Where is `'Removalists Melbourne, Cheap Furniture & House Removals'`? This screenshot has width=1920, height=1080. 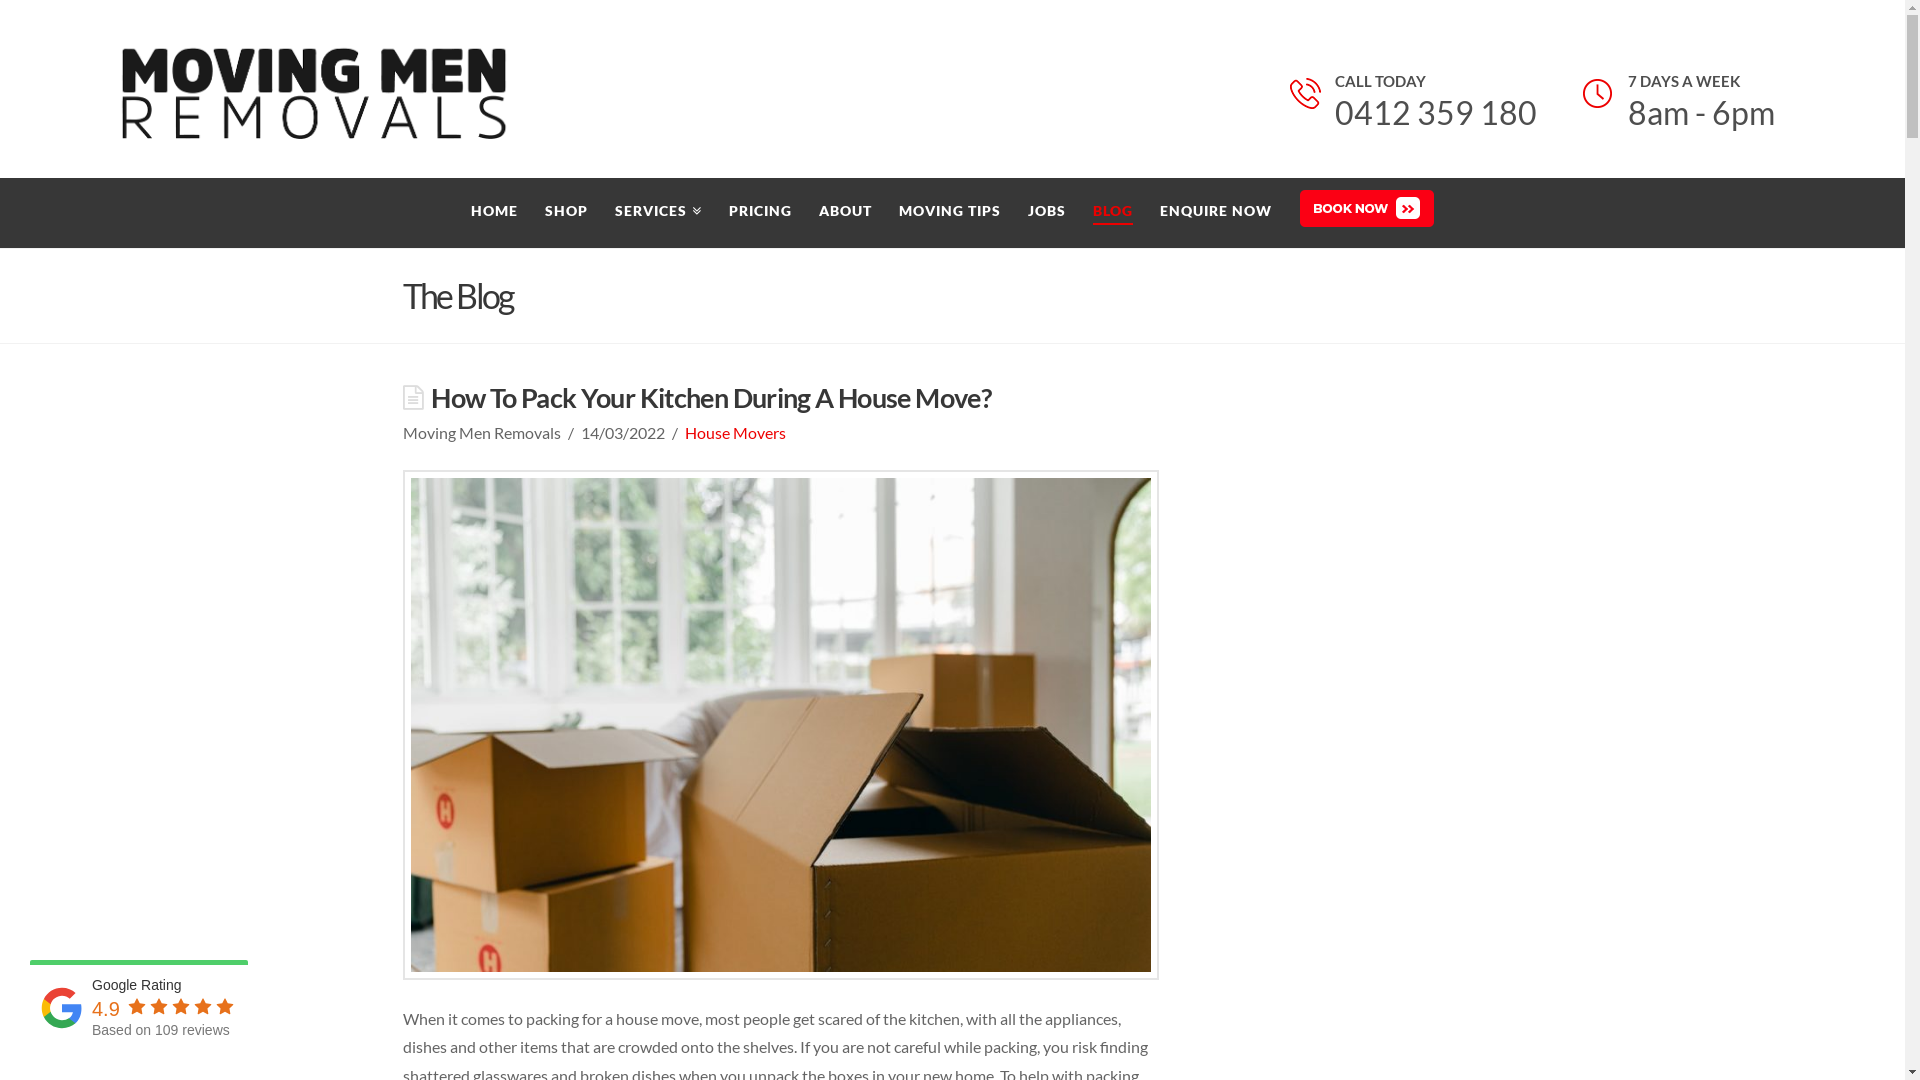
'Removalists Melbourne, Cheap Furniture & House Removals' is located at coordinates (312, 104).